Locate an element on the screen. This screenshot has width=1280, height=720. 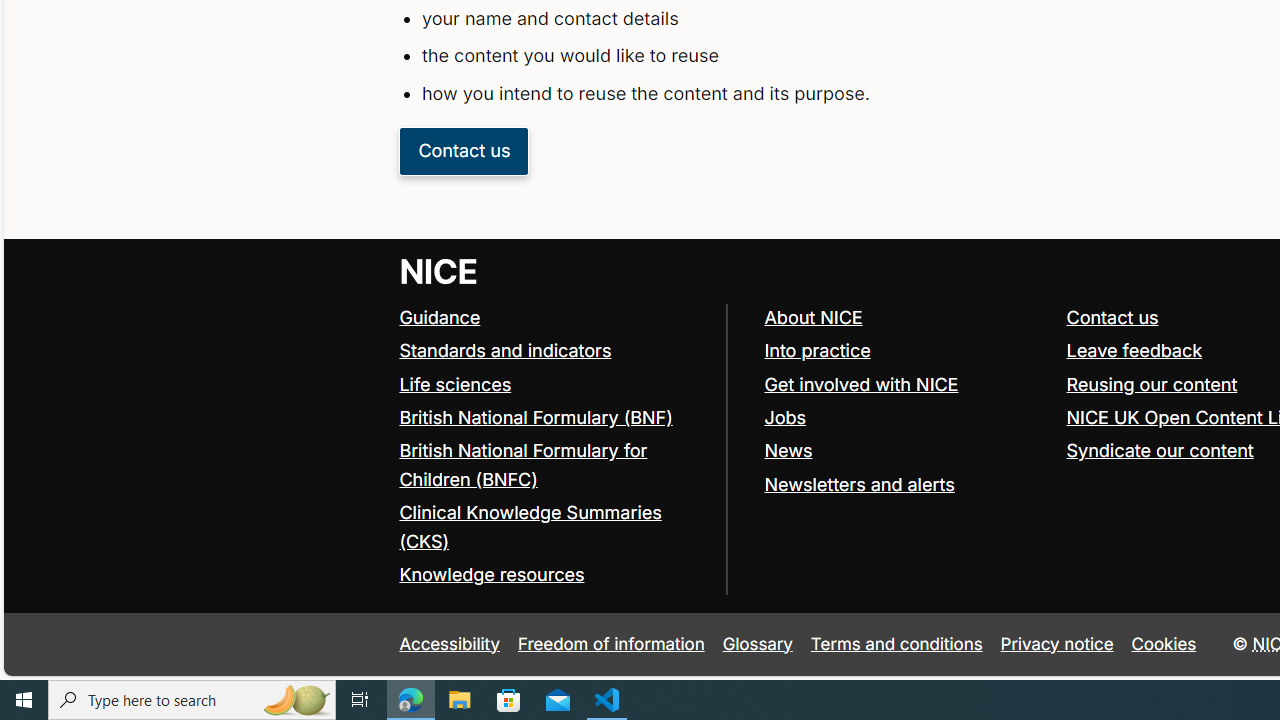
'Privacy notice' is located at coordinates (1055, 644).